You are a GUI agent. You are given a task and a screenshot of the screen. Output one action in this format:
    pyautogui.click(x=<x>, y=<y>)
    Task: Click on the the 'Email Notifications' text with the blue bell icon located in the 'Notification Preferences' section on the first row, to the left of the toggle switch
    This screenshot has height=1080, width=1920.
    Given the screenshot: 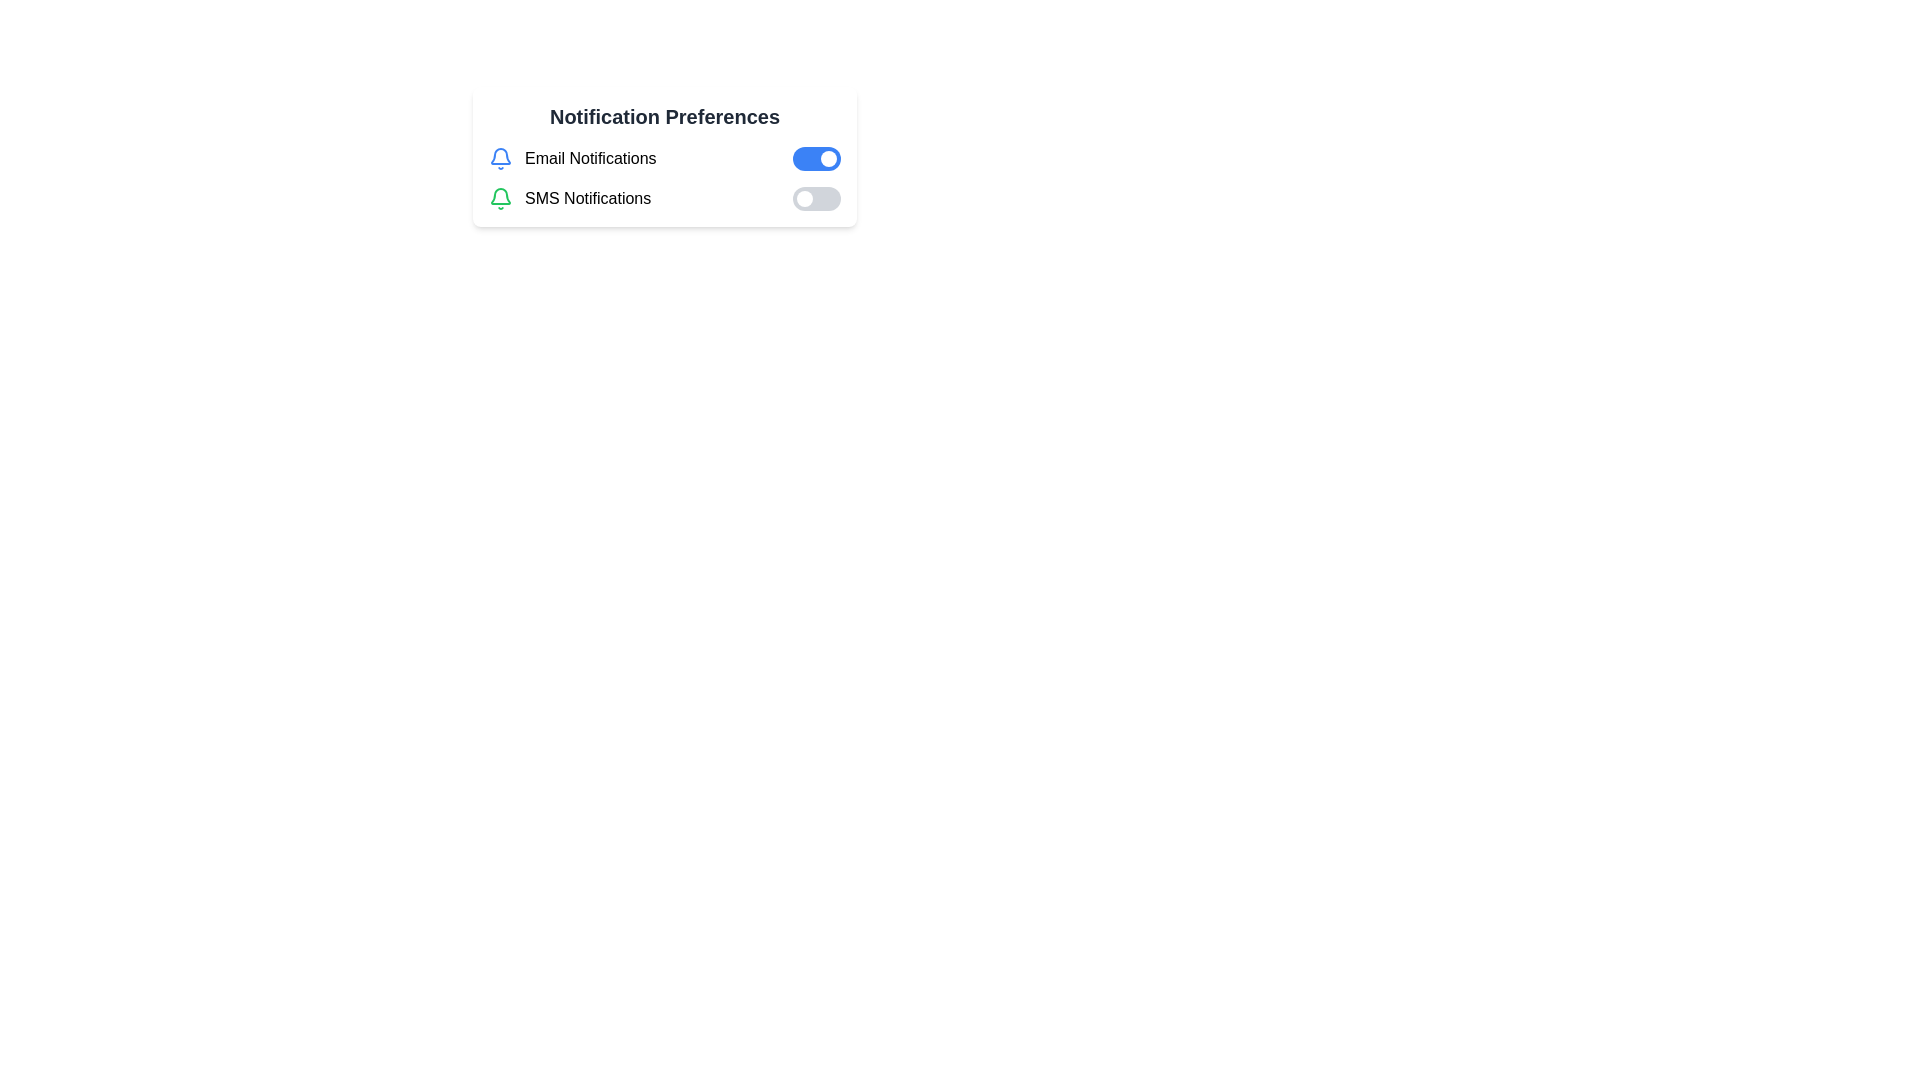 What is the action you would take?
    pyautogui.click(x=571, y=157)
    